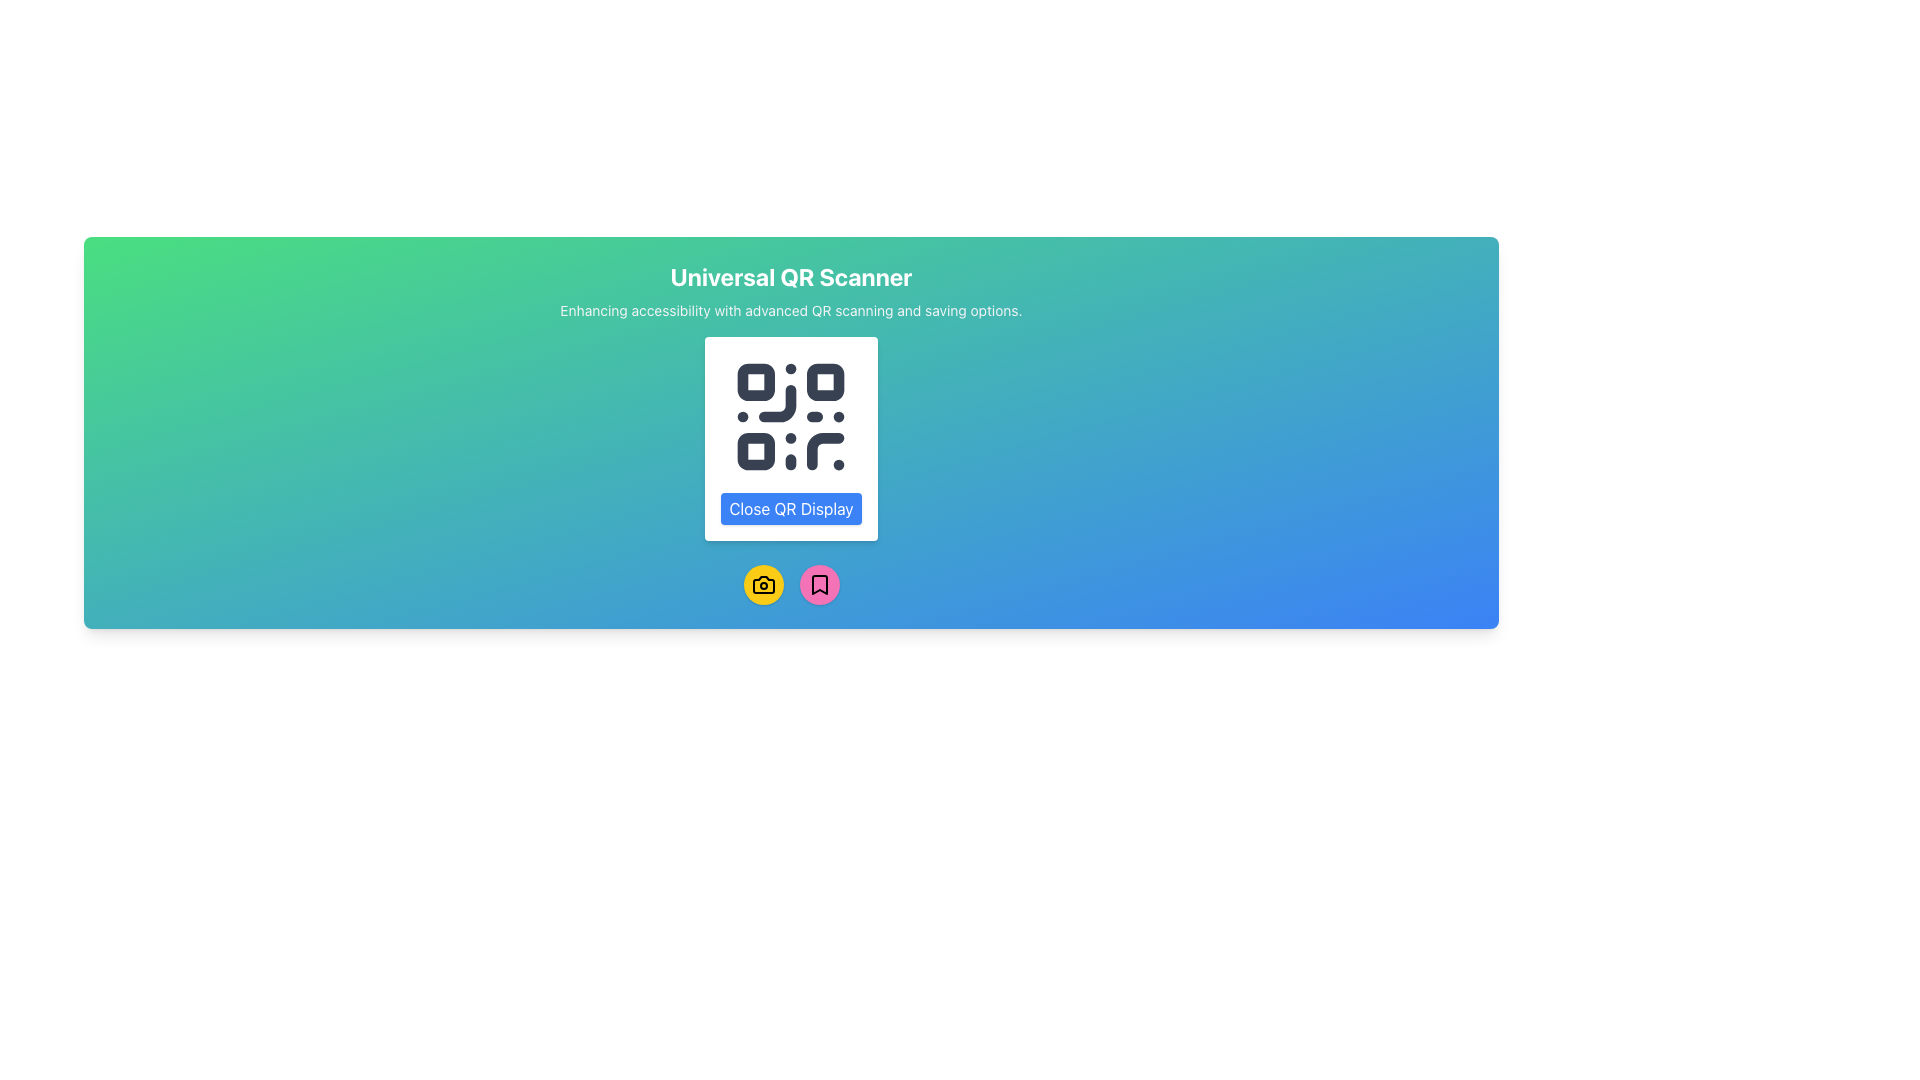  I want to click on text from the 'Universal QR Scanner' Text Block located at the top-center of the card with a gradient green-to-blue background, so click(790, 290).